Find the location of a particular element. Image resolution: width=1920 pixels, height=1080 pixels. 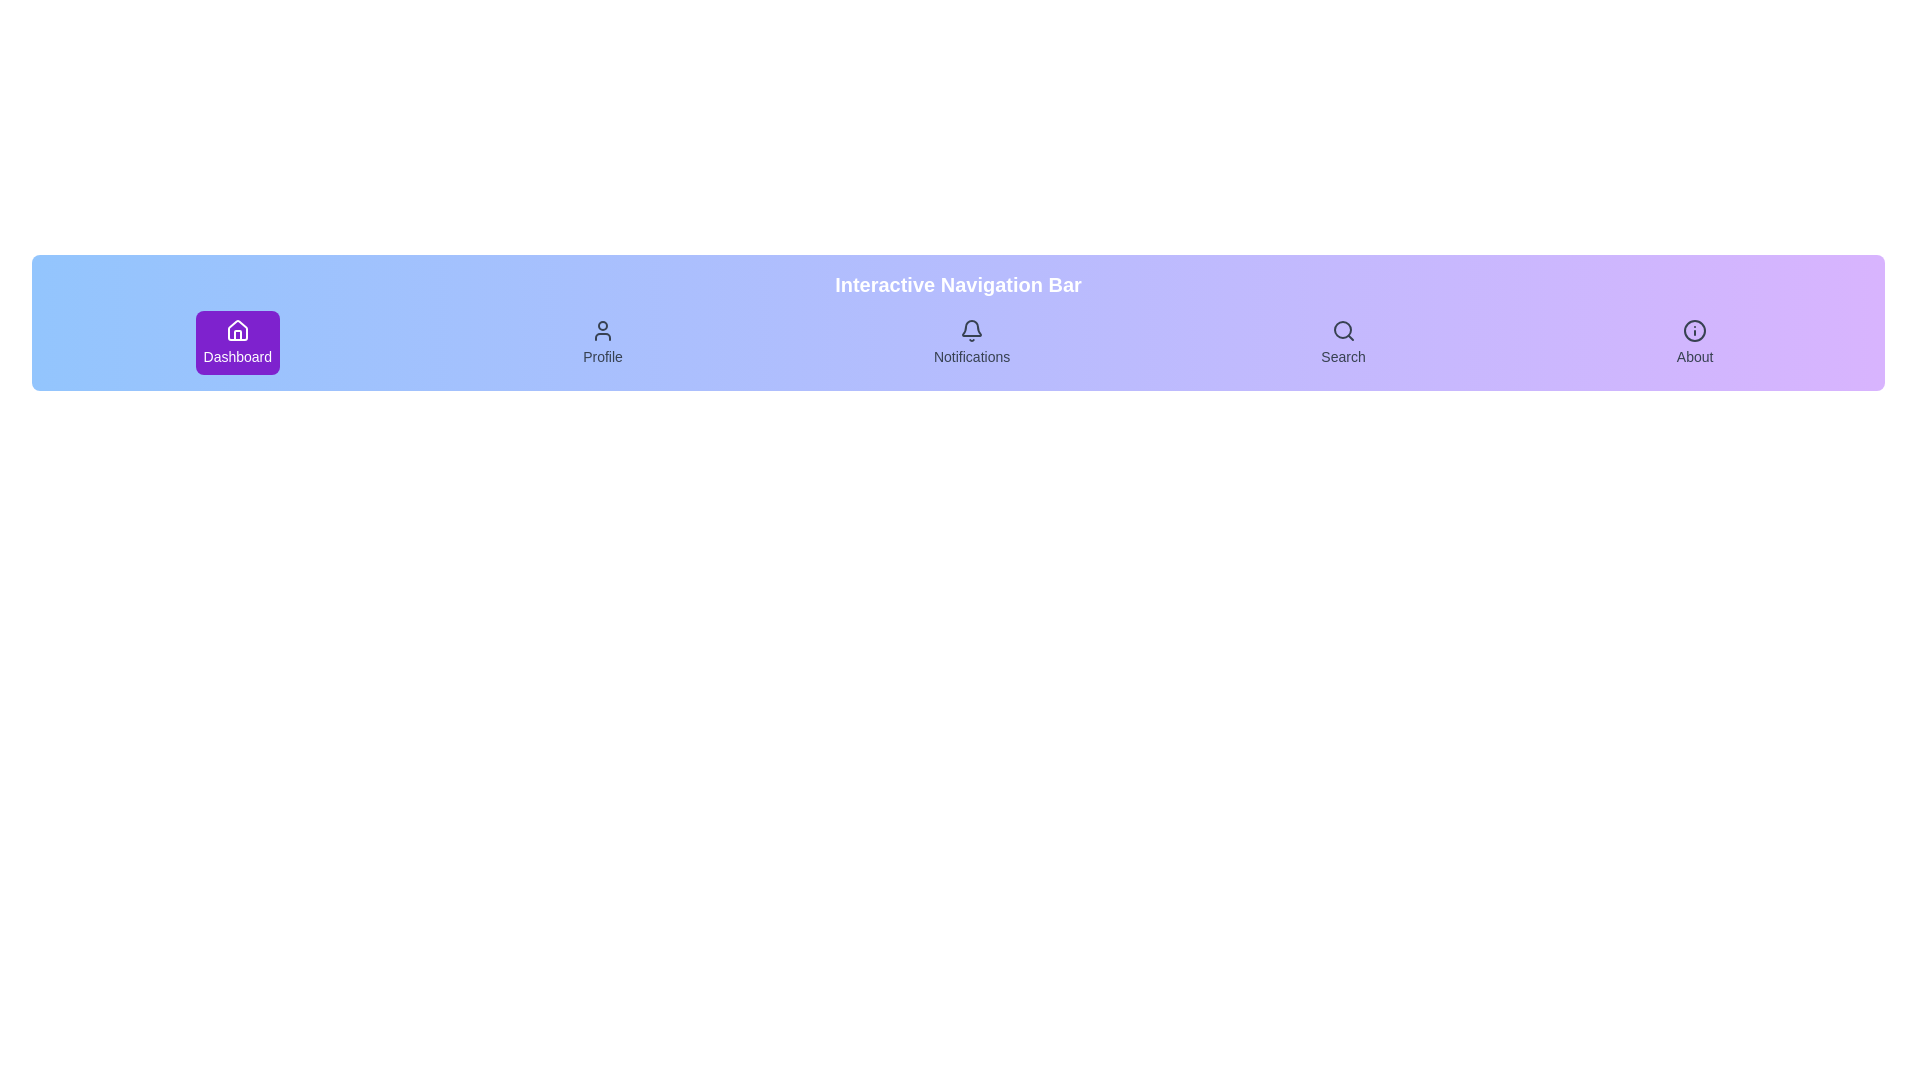

the icon of the navigation item Dashboard is located at coordinates (237, 330).